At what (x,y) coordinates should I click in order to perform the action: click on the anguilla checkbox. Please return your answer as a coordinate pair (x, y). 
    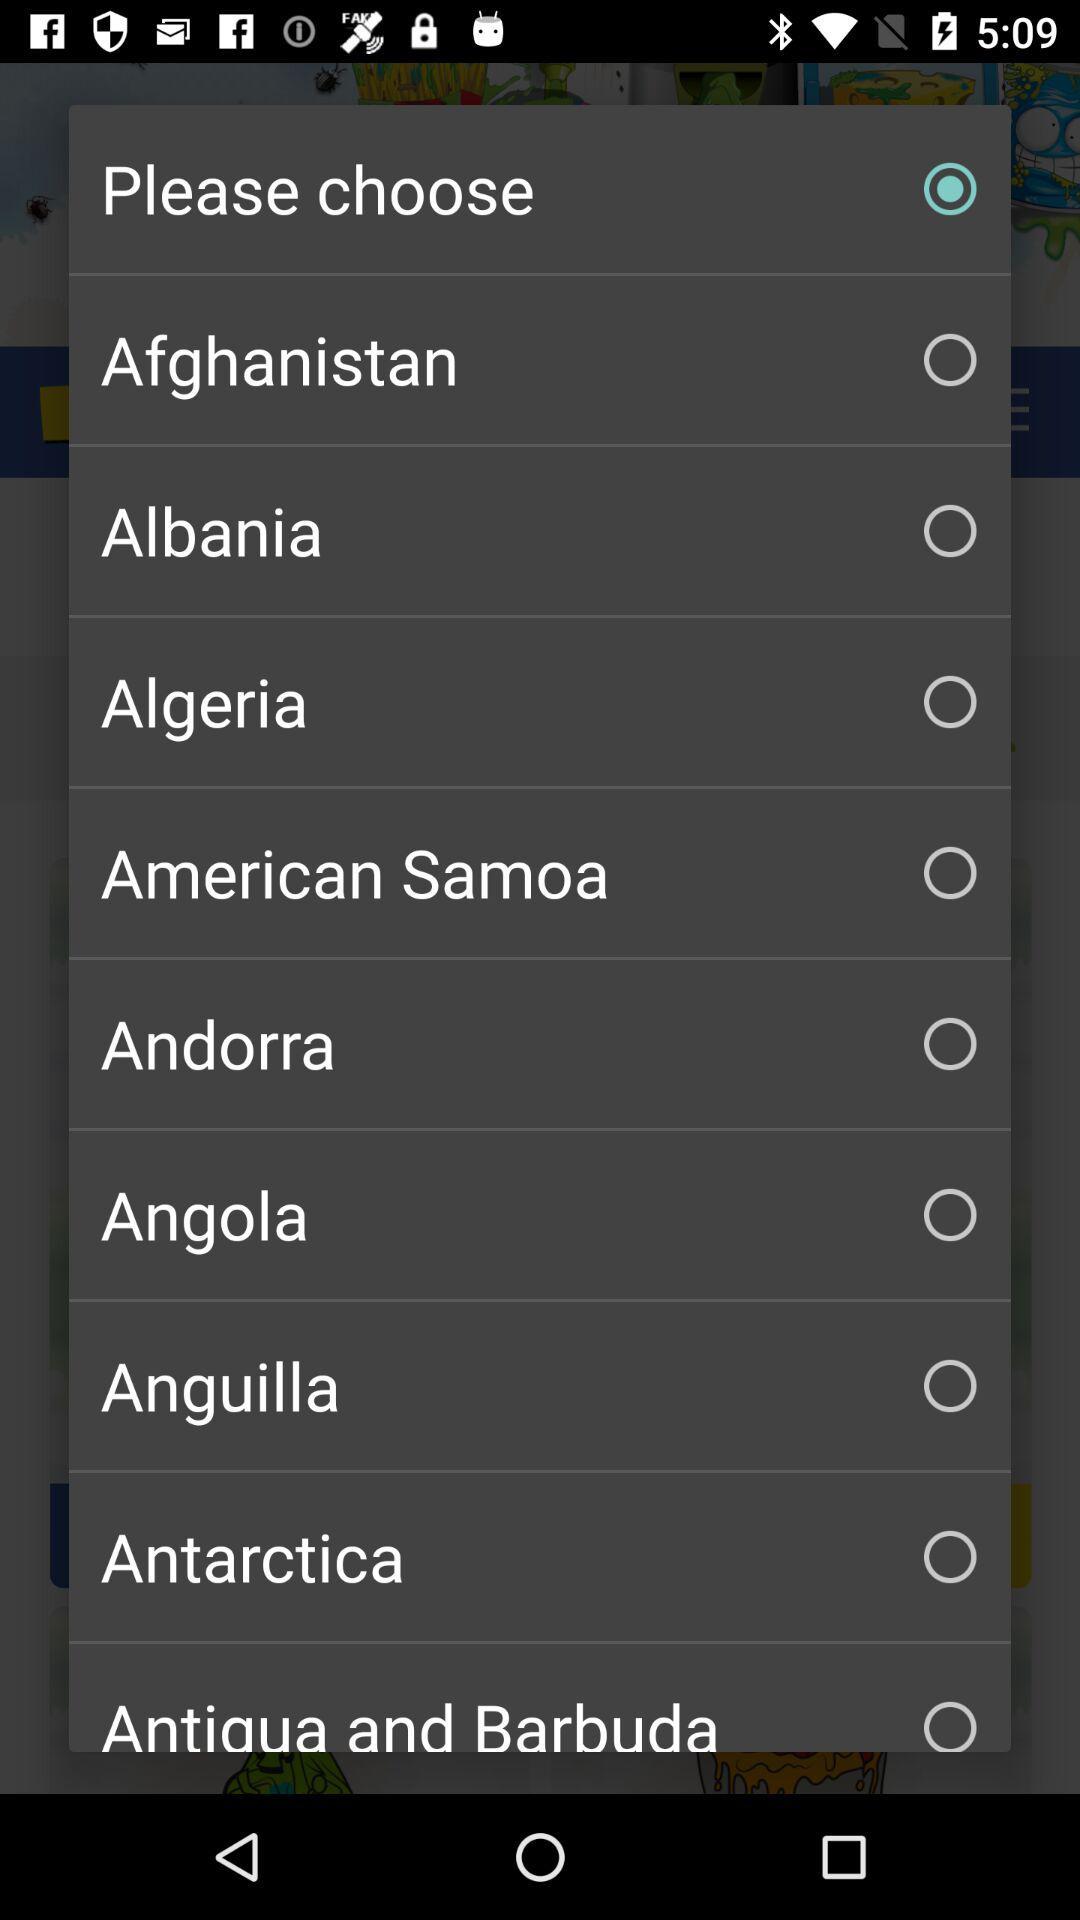
    Looking at the image, I should click on (540, 1385).